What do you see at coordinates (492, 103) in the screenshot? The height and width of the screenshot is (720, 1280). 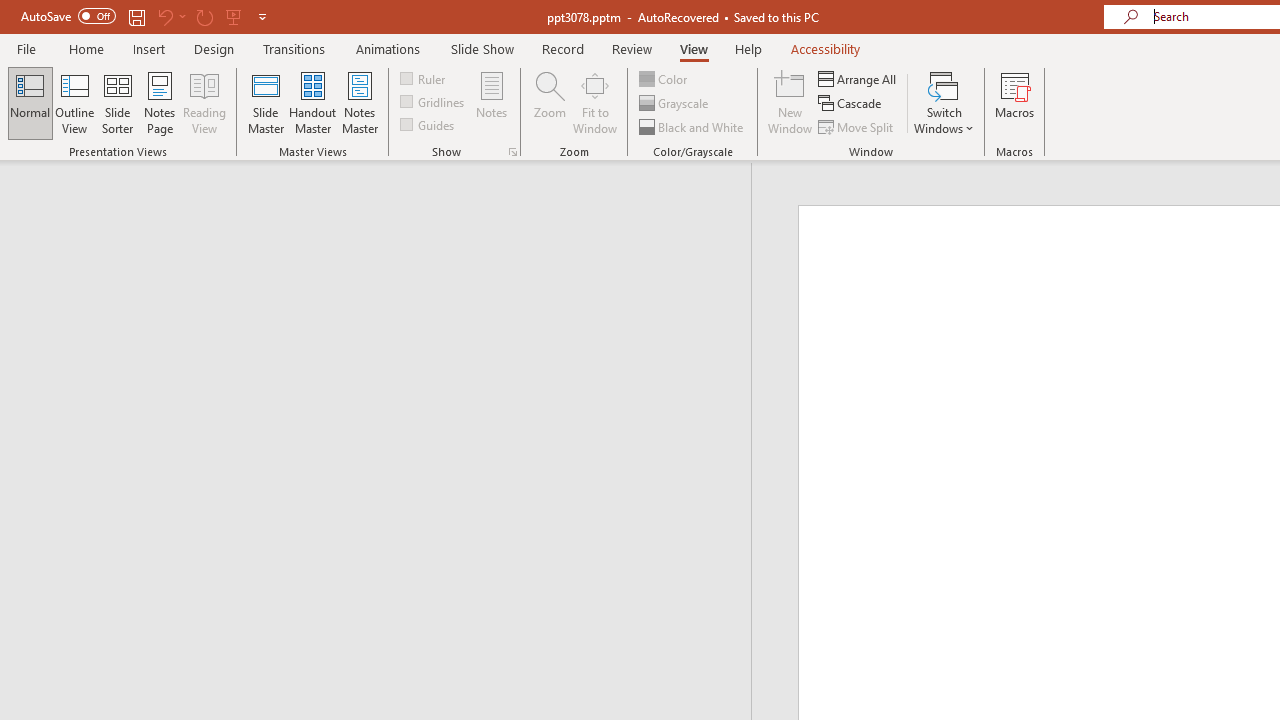 I see `'Notes'` at bounding box center [492, 103].